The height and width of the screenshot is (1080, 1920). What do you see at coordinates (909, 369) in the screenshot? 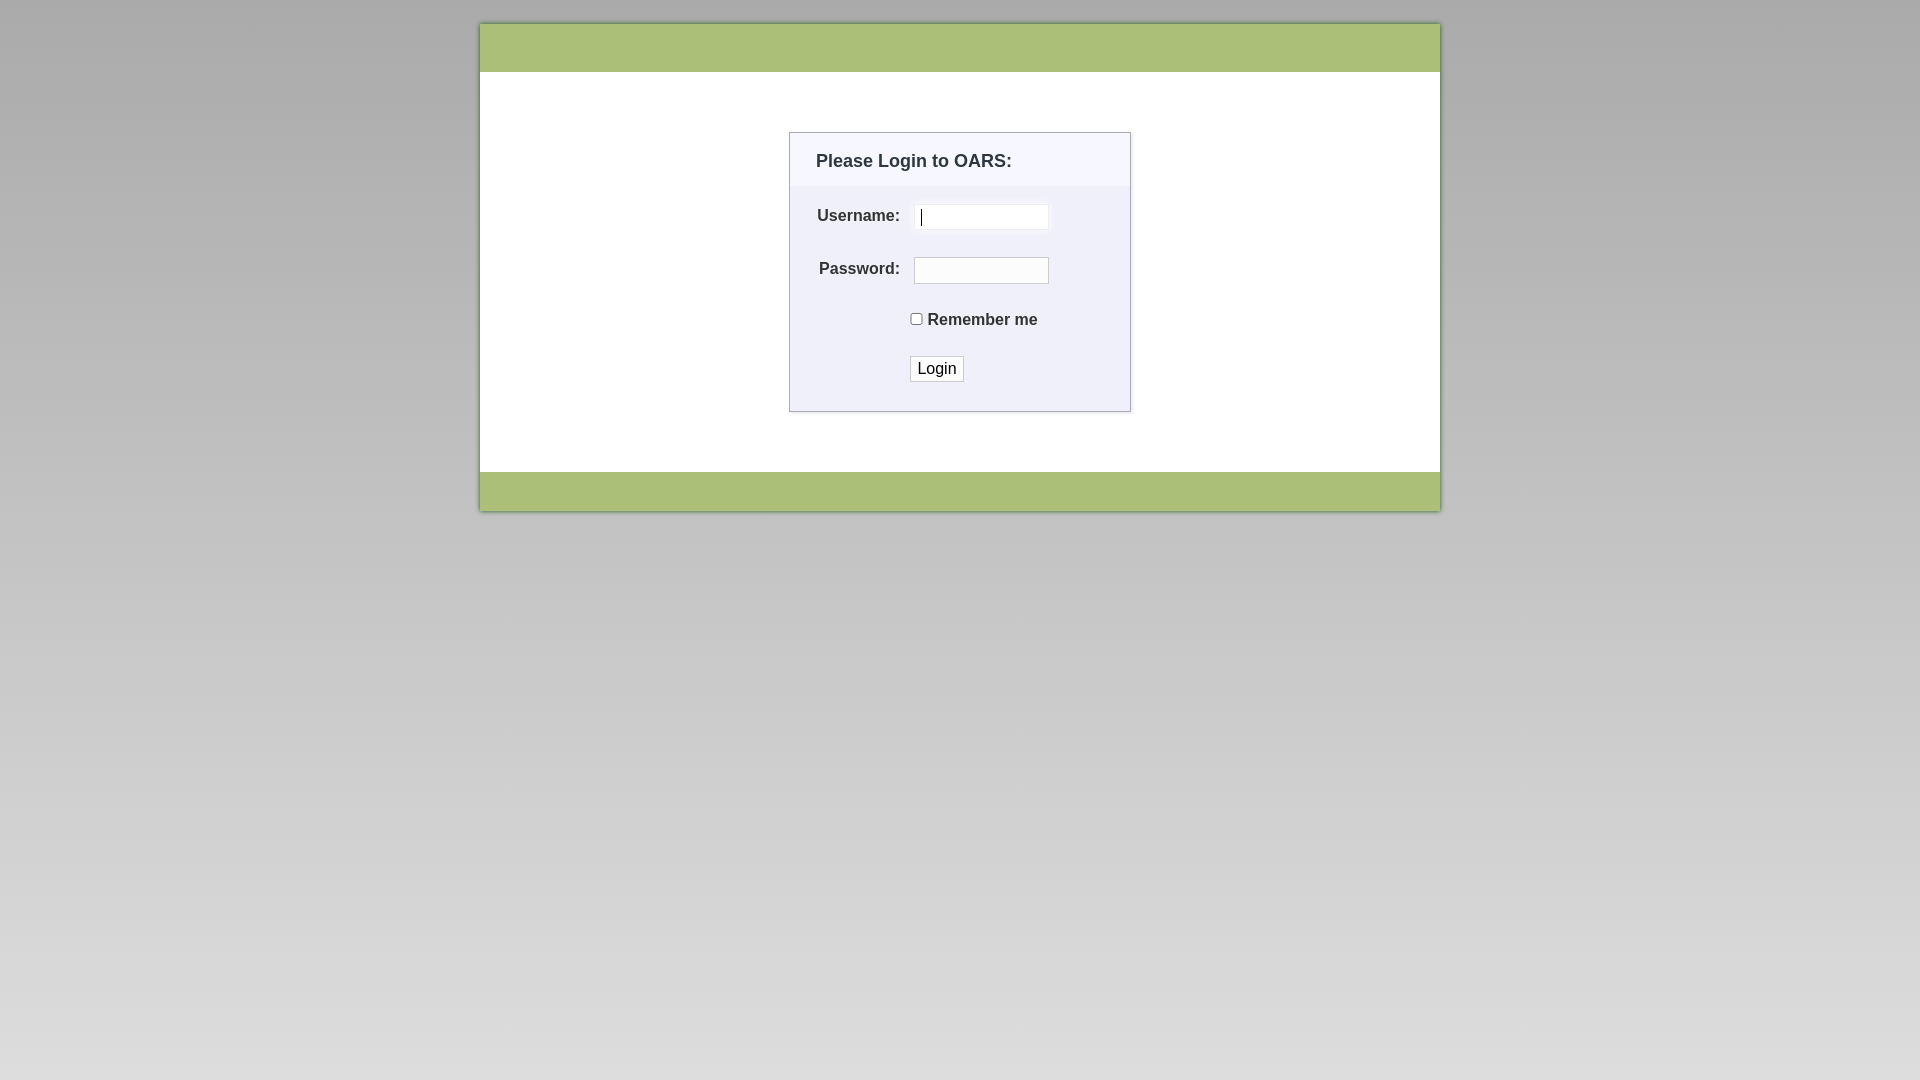
I see `'Login'` at bounding box center [909, 369].